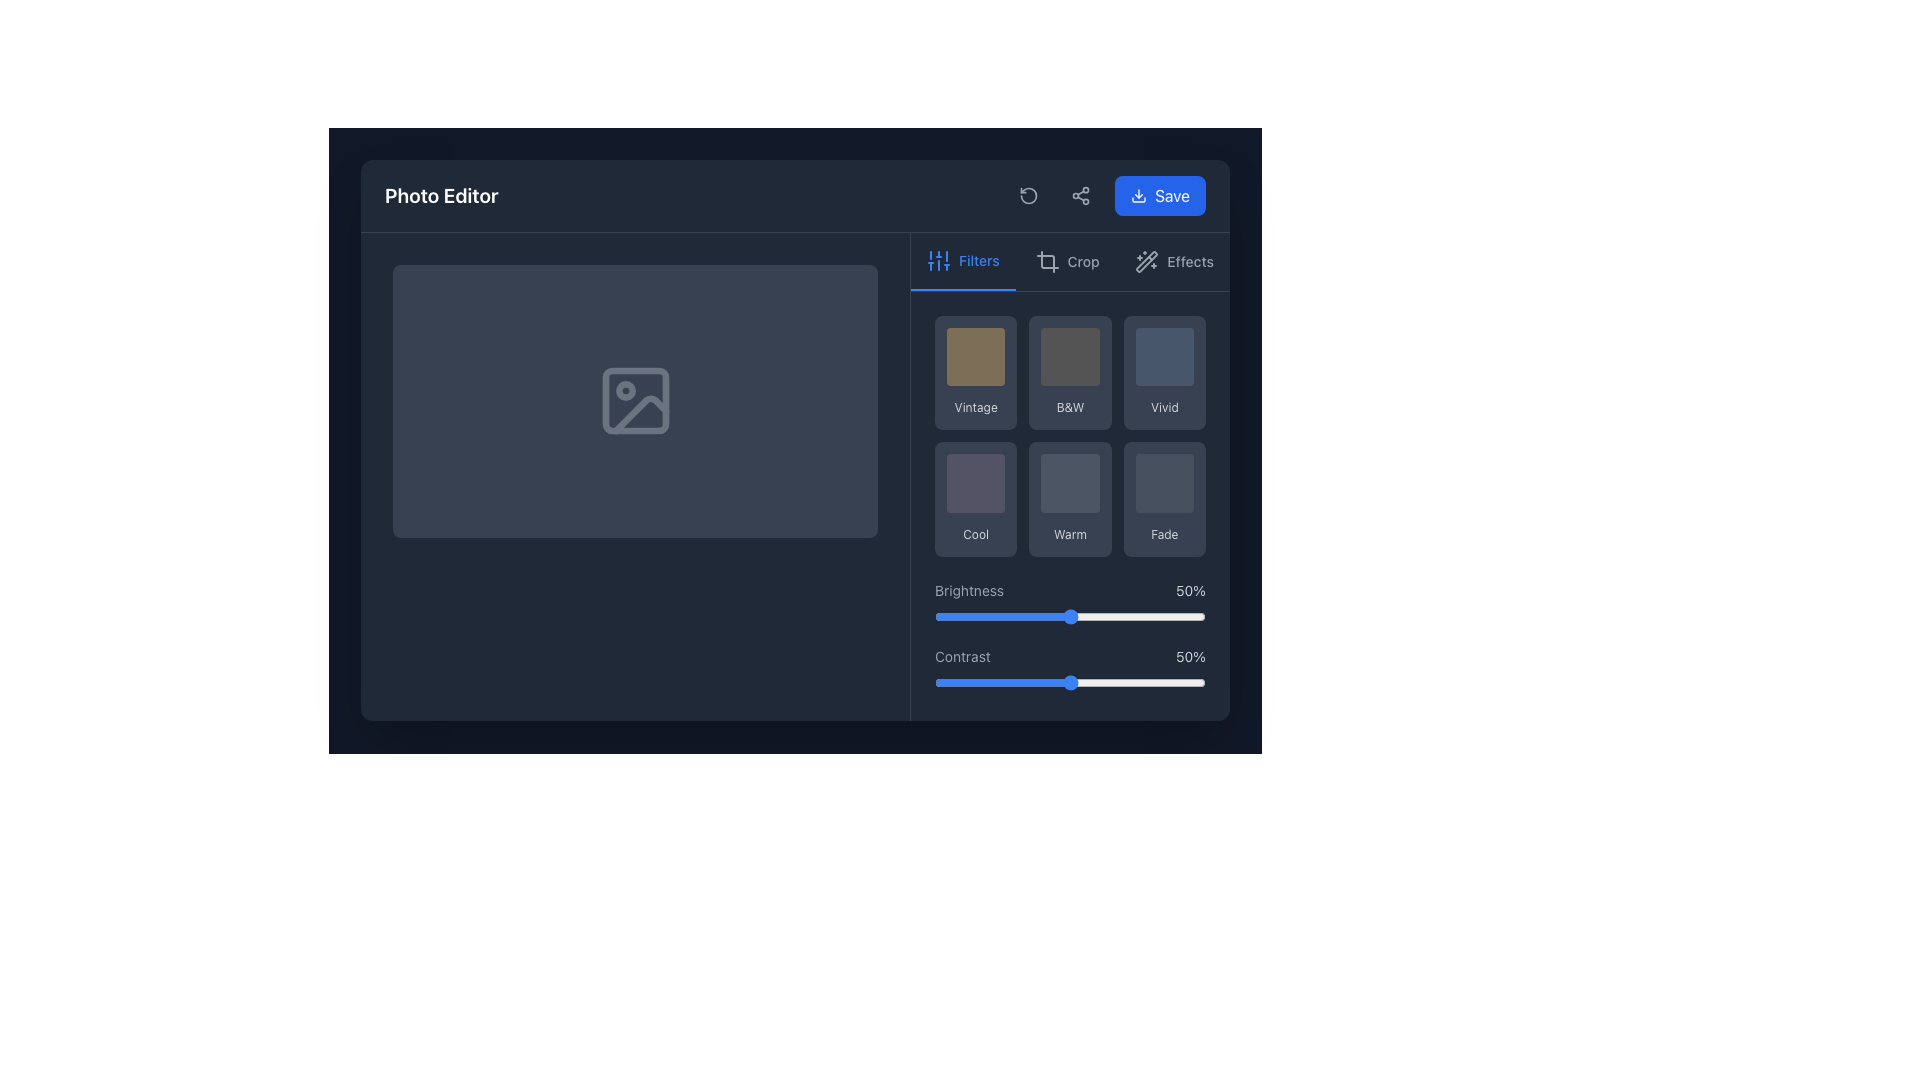 The height and width of the screenshot is (1080, 1920). What do you see at coordinates (962, 656) in the screenshot?
I see `the 'Contrast' text label styled with a gray font, located in the bottom section of the right-hand toolbar, just before the slider labeled '50%'` at bounding box center [962, 656].